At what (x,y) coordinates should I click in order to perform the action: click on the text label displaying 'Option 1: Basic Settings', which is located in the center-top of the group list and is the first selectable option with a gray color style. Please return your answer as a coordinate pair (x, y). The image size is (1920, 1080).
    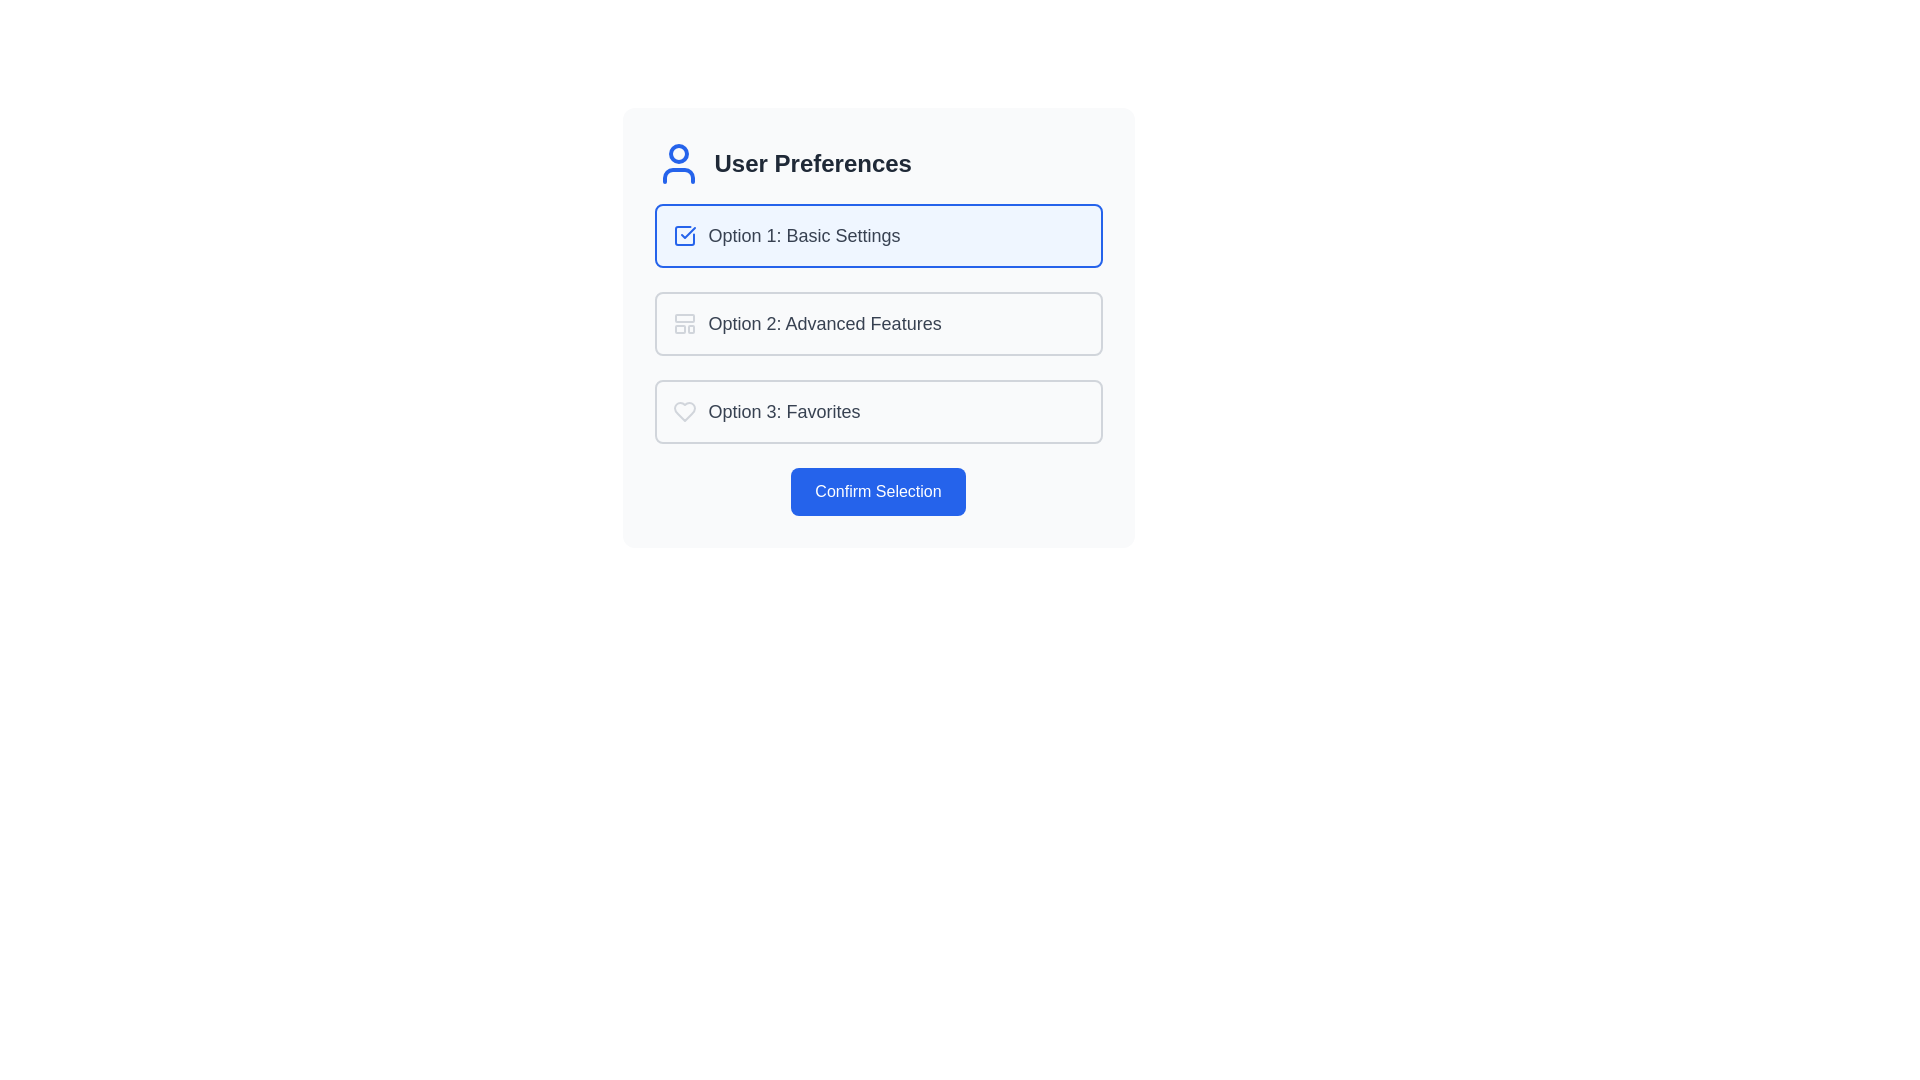
    Looking at the image, I should click on (804, 234).